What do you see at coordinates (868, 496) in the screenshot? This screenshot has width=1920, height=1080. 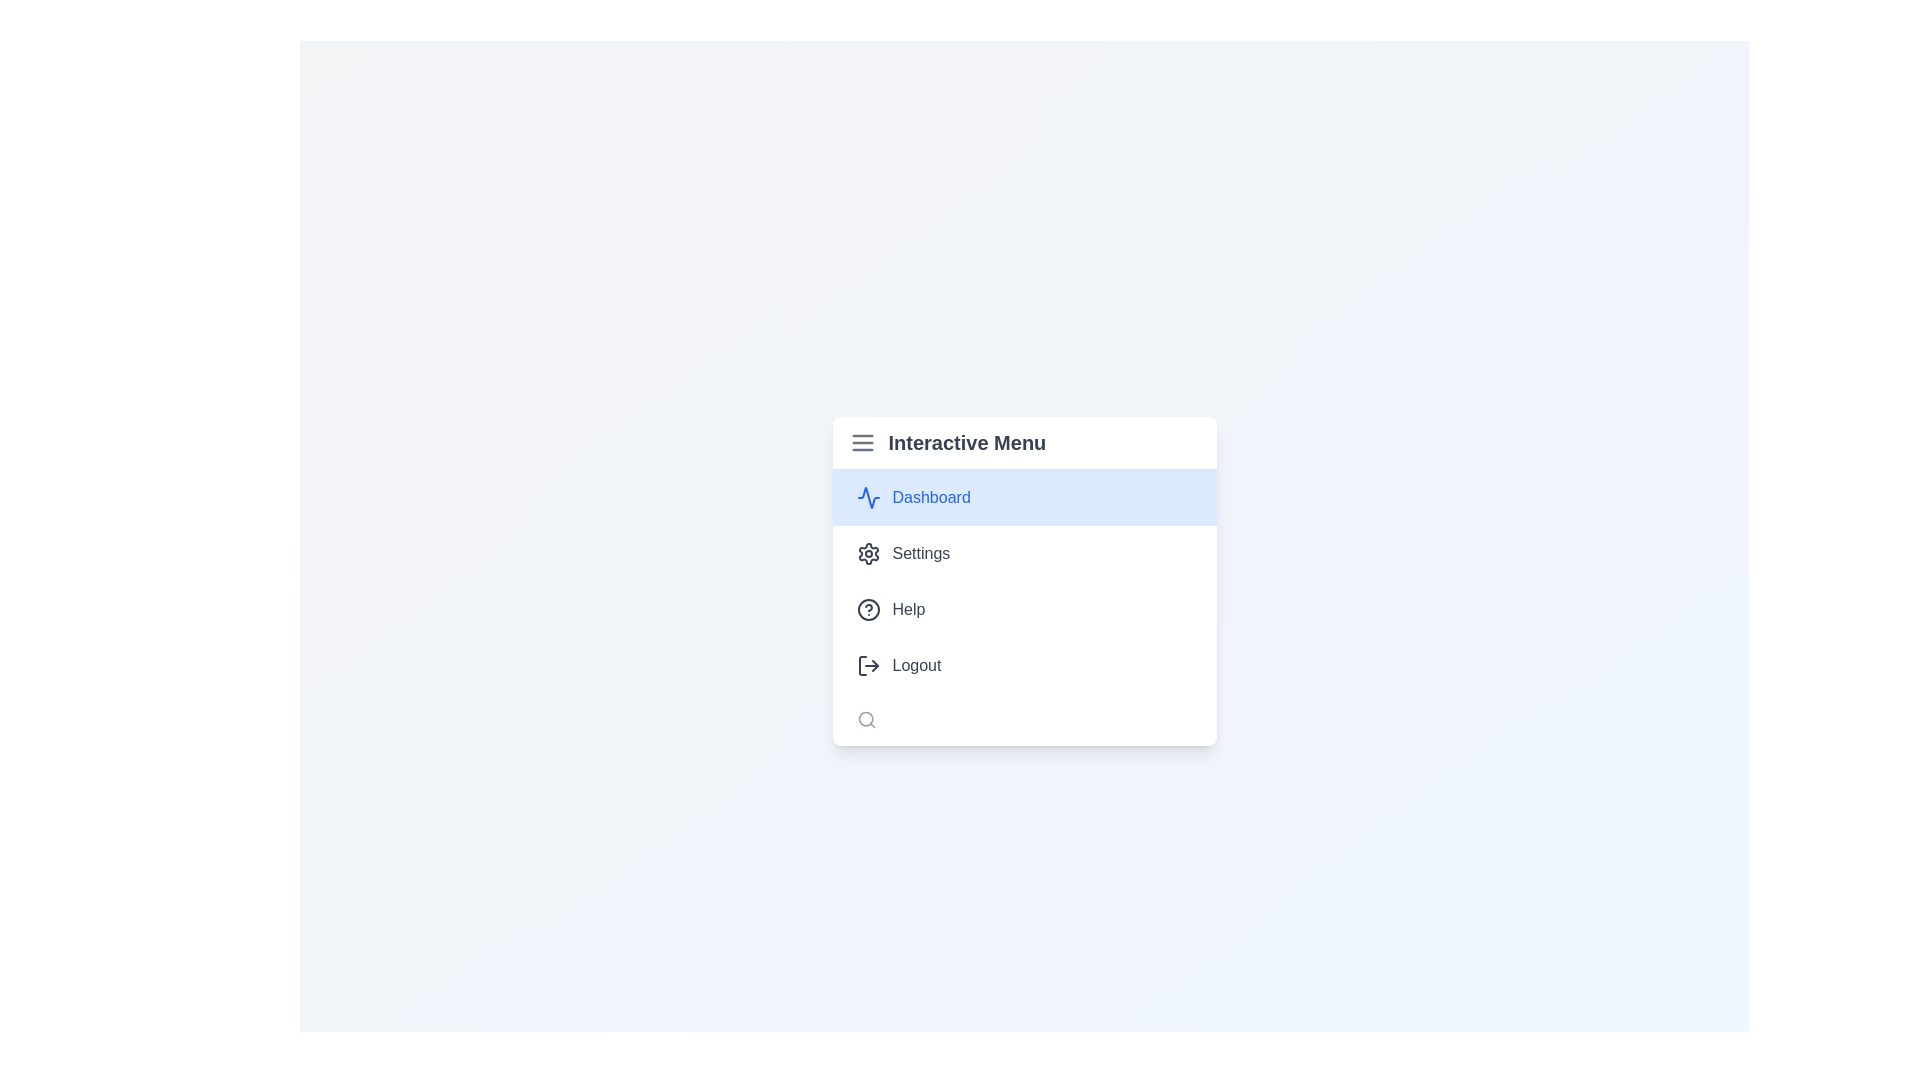 I see `the Dashboard icon located` at bounding box center [868, 496].